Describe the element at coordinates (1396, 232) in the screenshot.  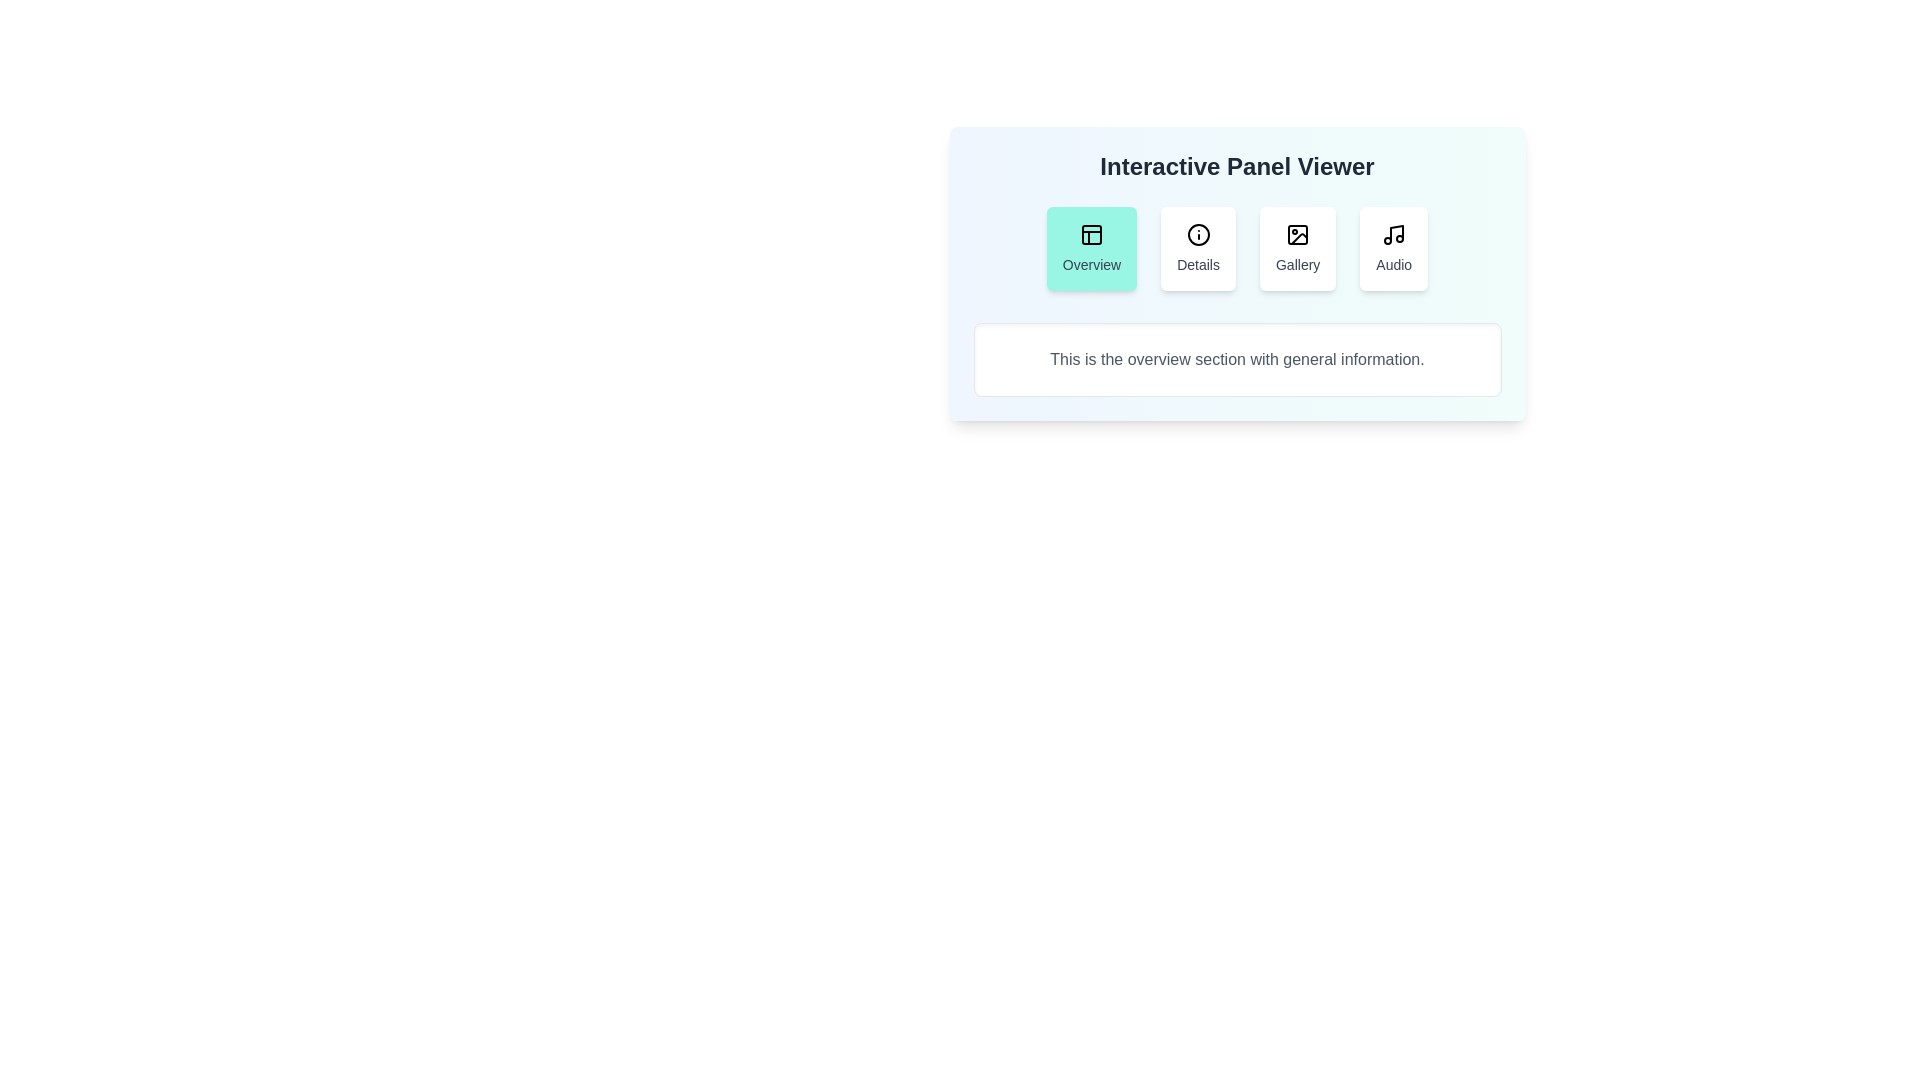
I see `the 'Audio' icon located in the top-right quadrant of the interface, which is part of the last button in a horizontal group of four buttons` at that location.